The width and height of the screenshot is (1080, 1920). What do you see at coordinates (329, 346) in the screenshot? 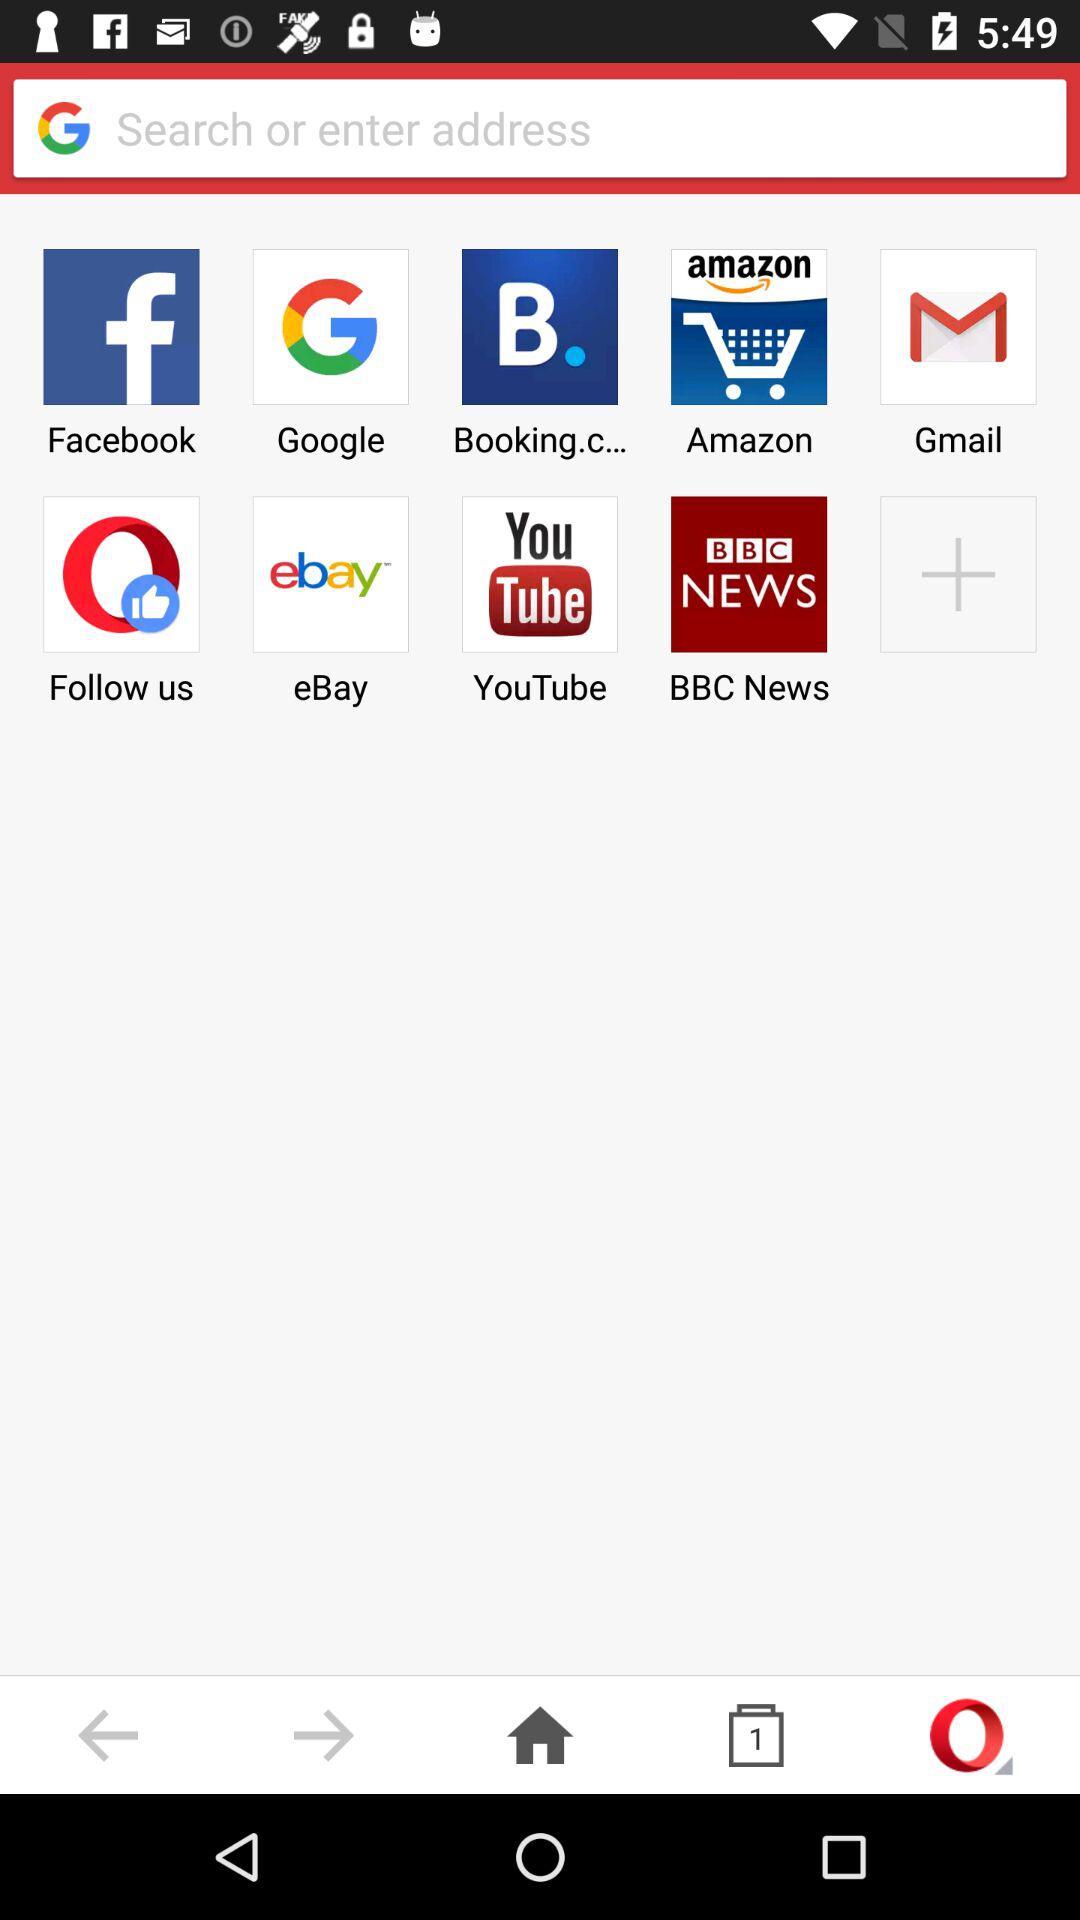
I see `the item above ebay icon` at bounding box center [329, 346].